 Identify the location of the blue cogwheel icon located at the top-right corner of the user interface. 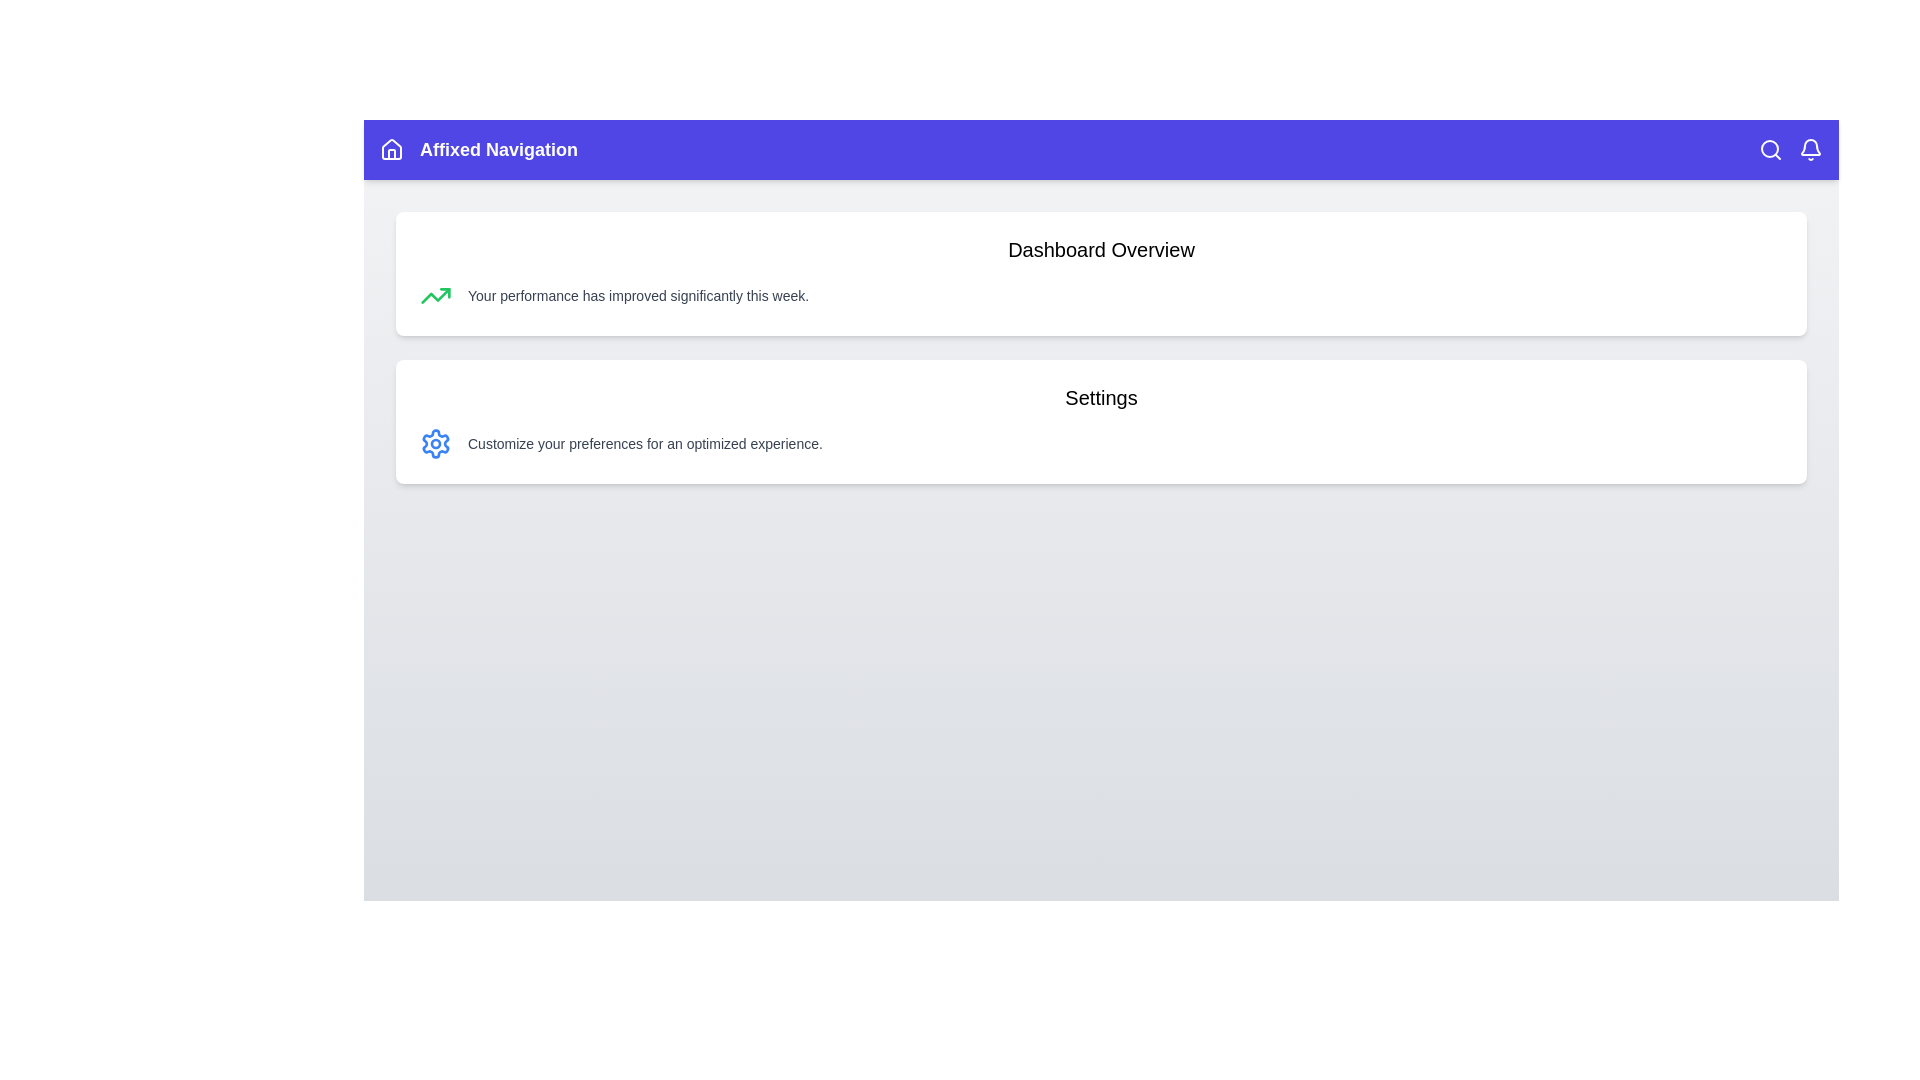
(435, 442).